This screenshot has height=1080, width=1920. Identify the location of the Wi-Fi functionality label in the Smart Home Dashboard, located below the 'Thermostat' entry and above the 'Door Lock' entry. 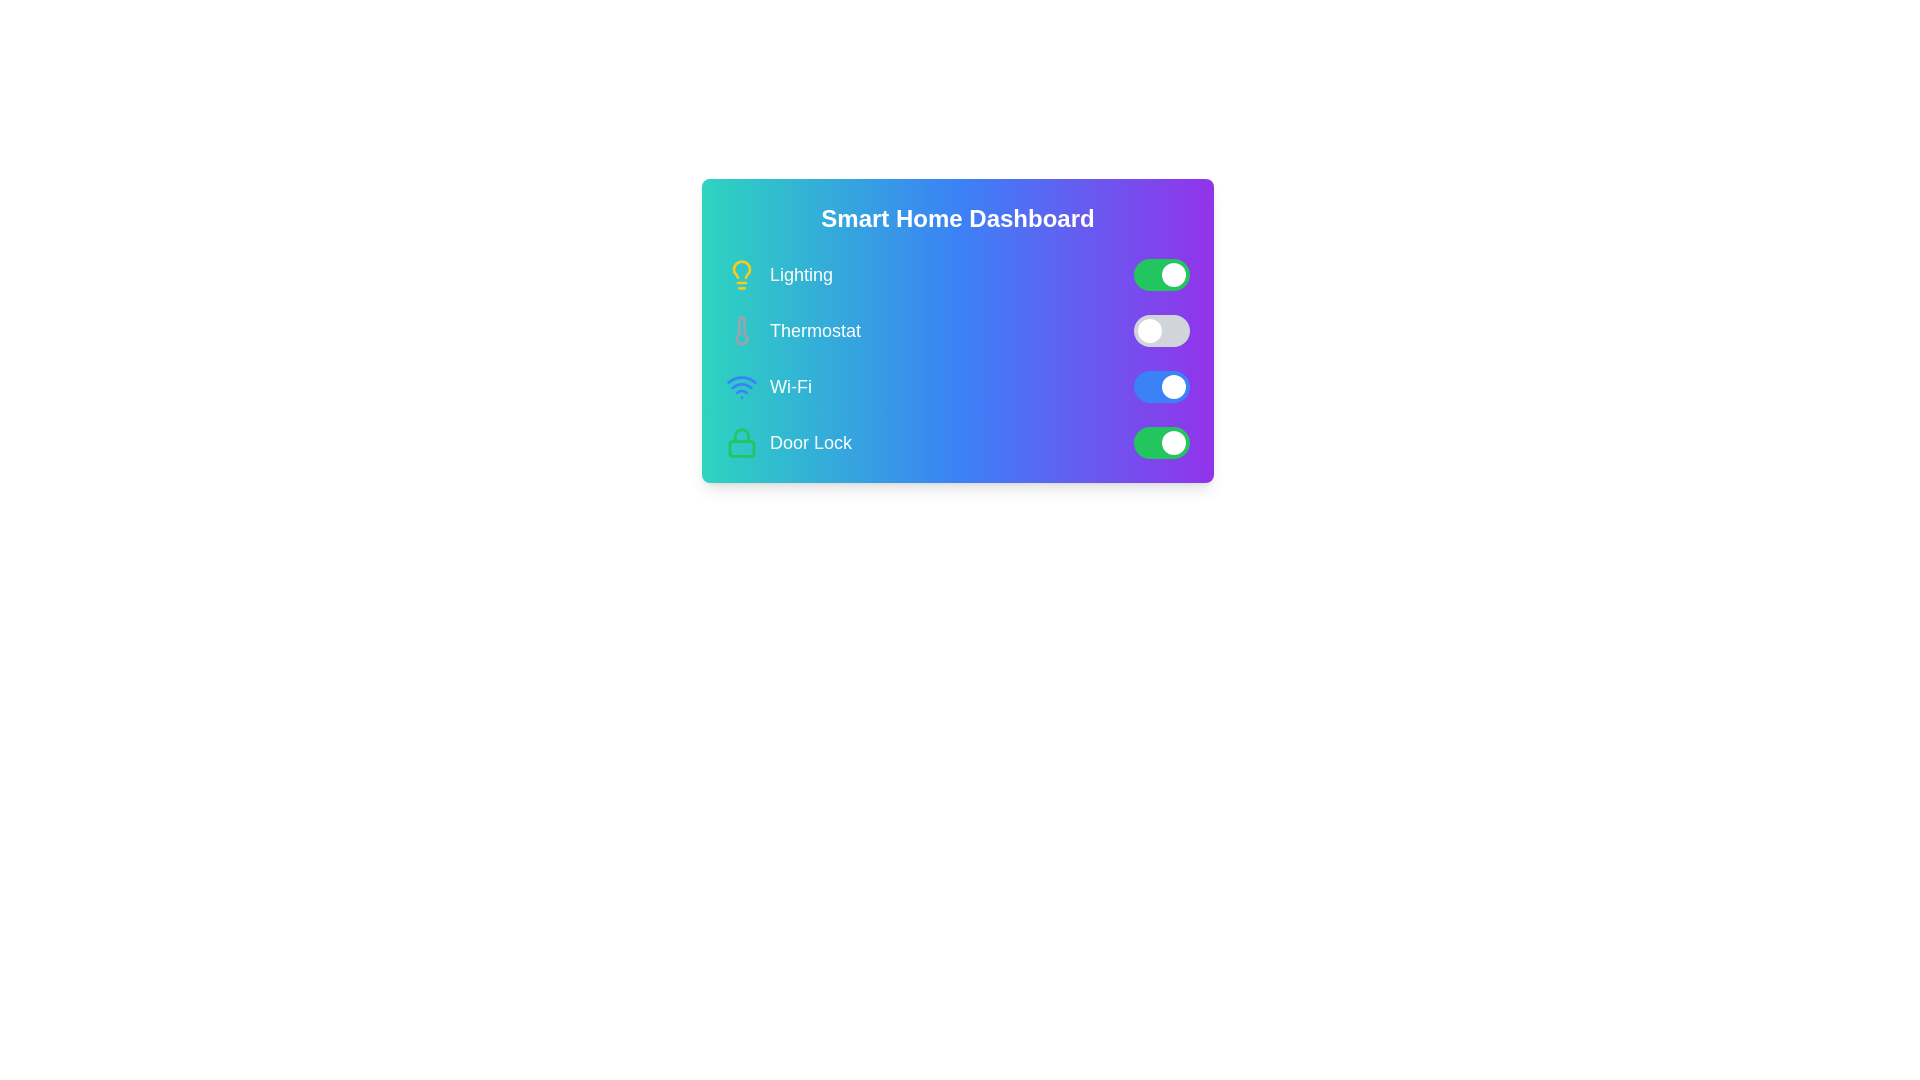
(790, 386).